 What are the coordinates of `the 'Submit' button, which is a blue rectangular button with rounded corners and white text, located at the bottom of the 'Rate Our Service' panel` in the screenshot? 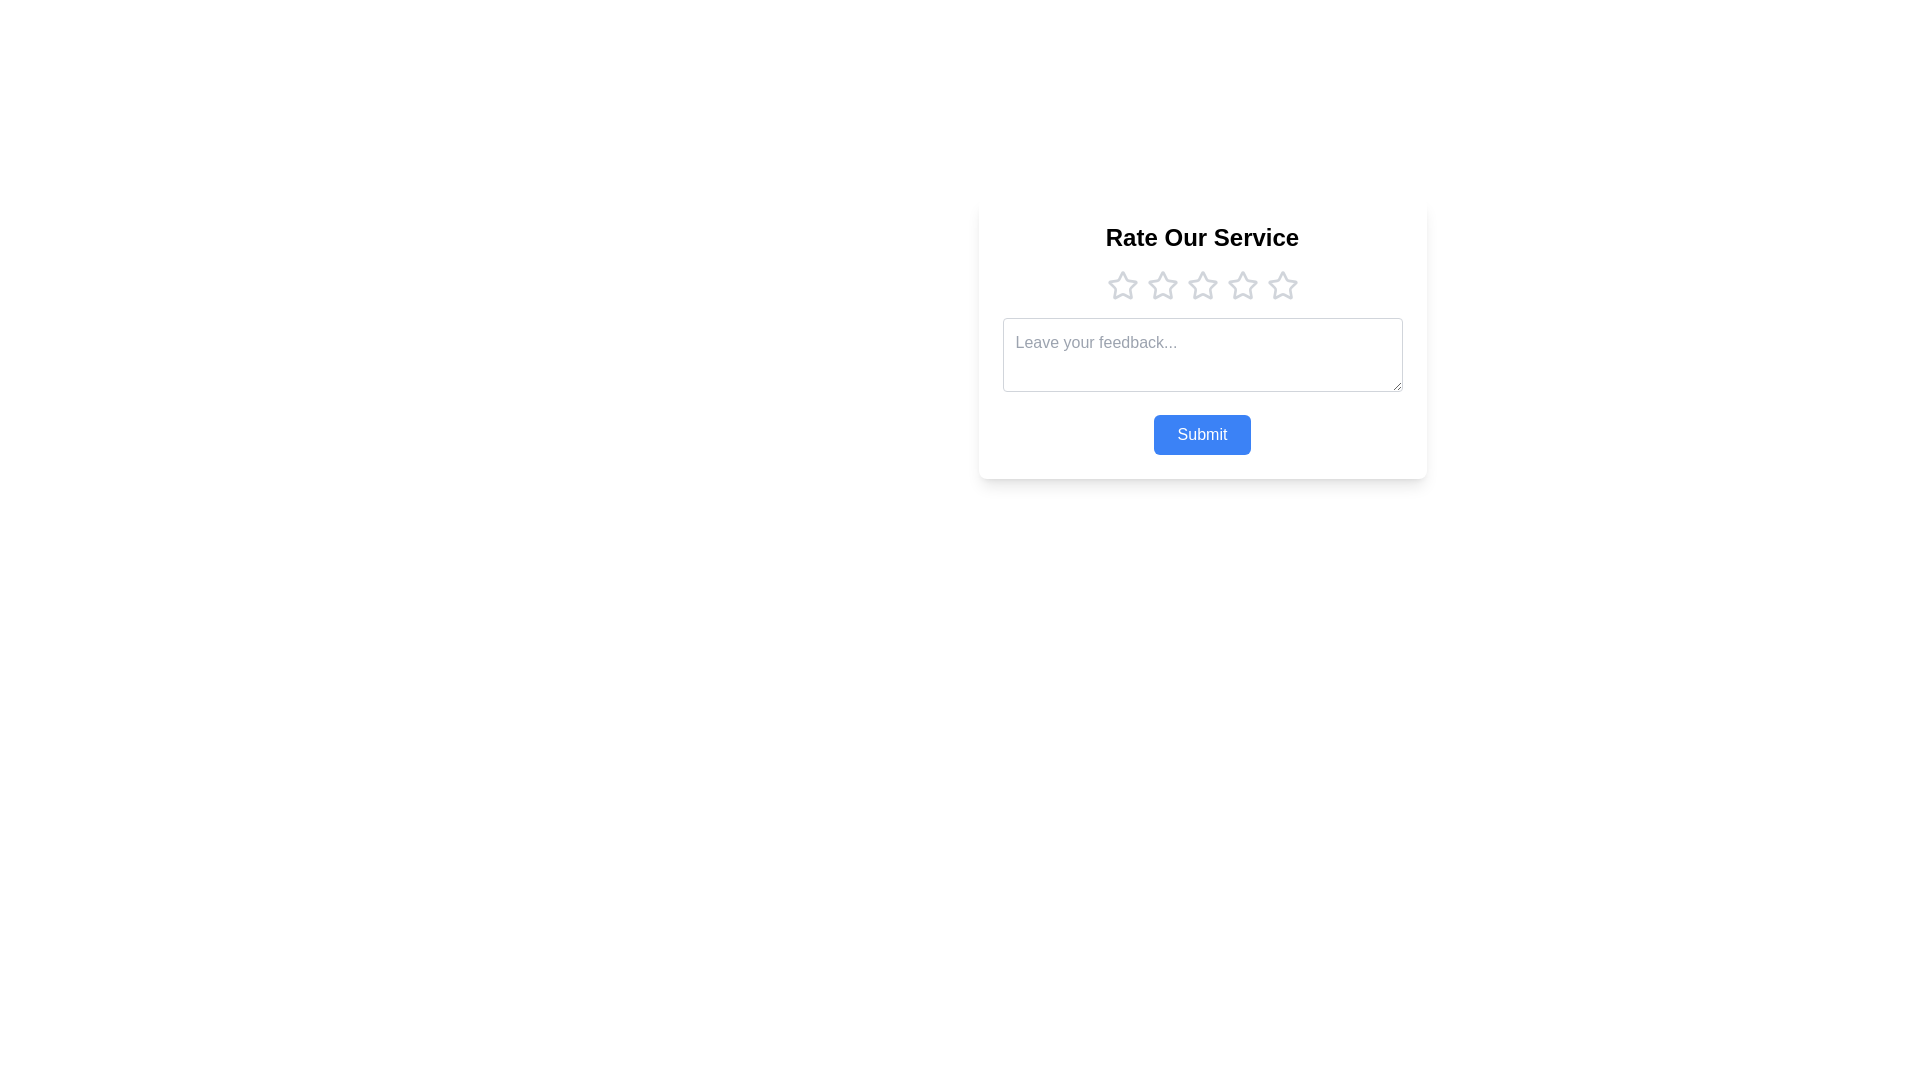 It's located at (1201, 434).